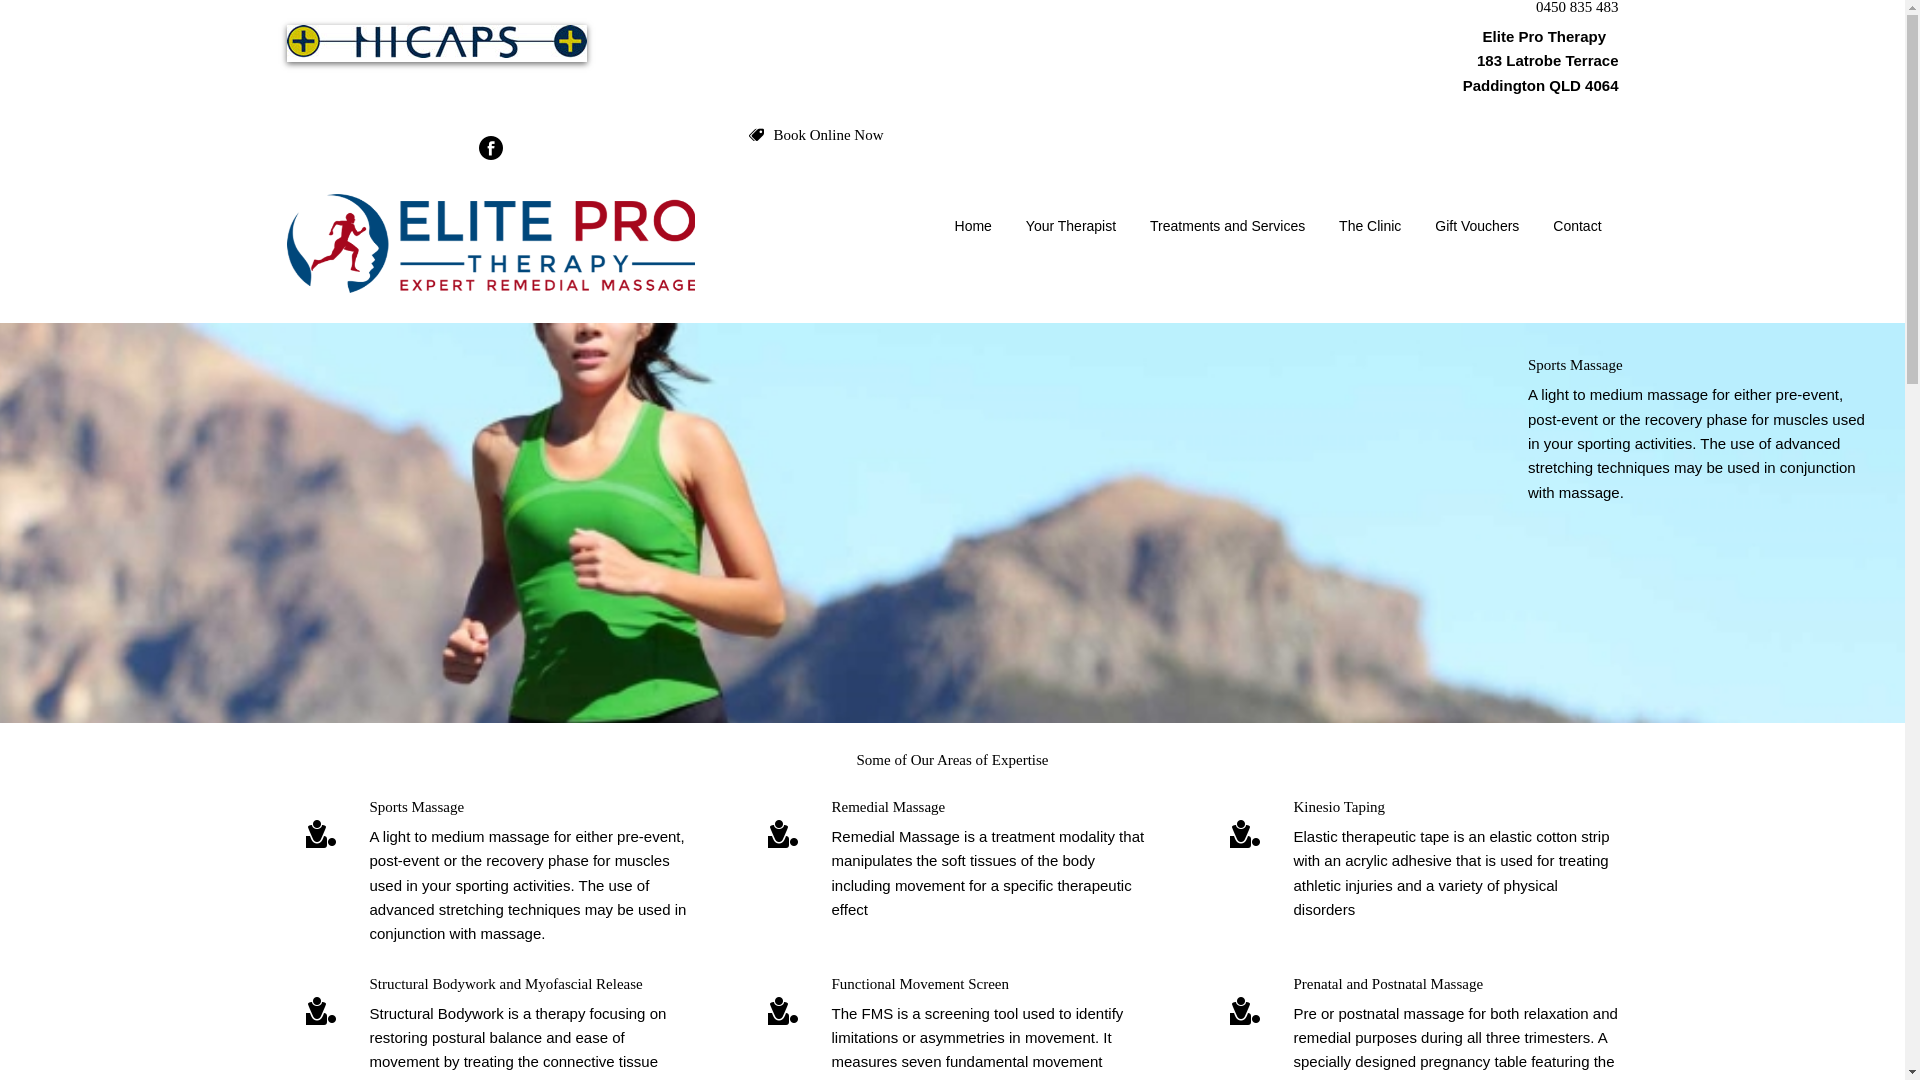 This screenshot has width=1920, height=1080. I want to click on 'Home', so click(973, 225).